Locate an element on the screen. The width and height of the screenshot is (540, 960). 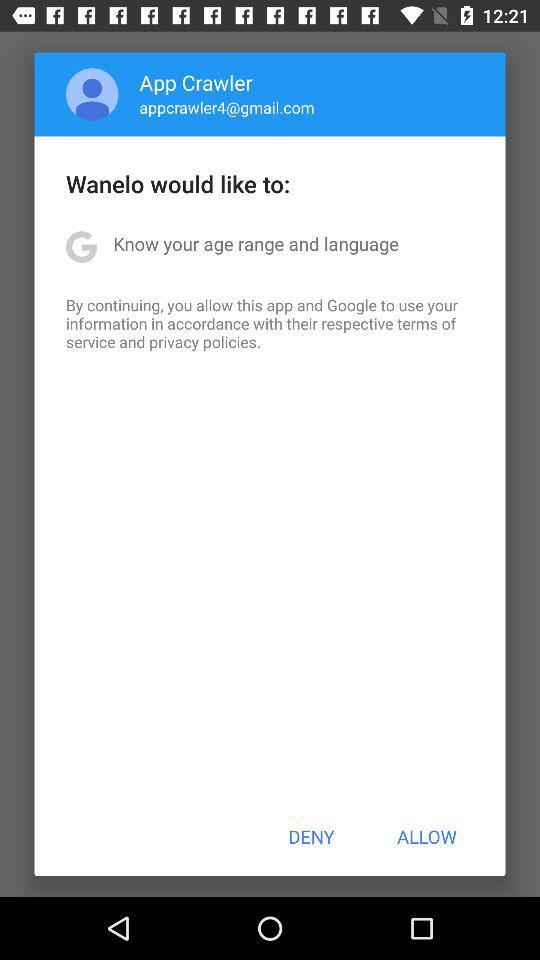
the app next to app crawler is located at coordinates (91, 94).